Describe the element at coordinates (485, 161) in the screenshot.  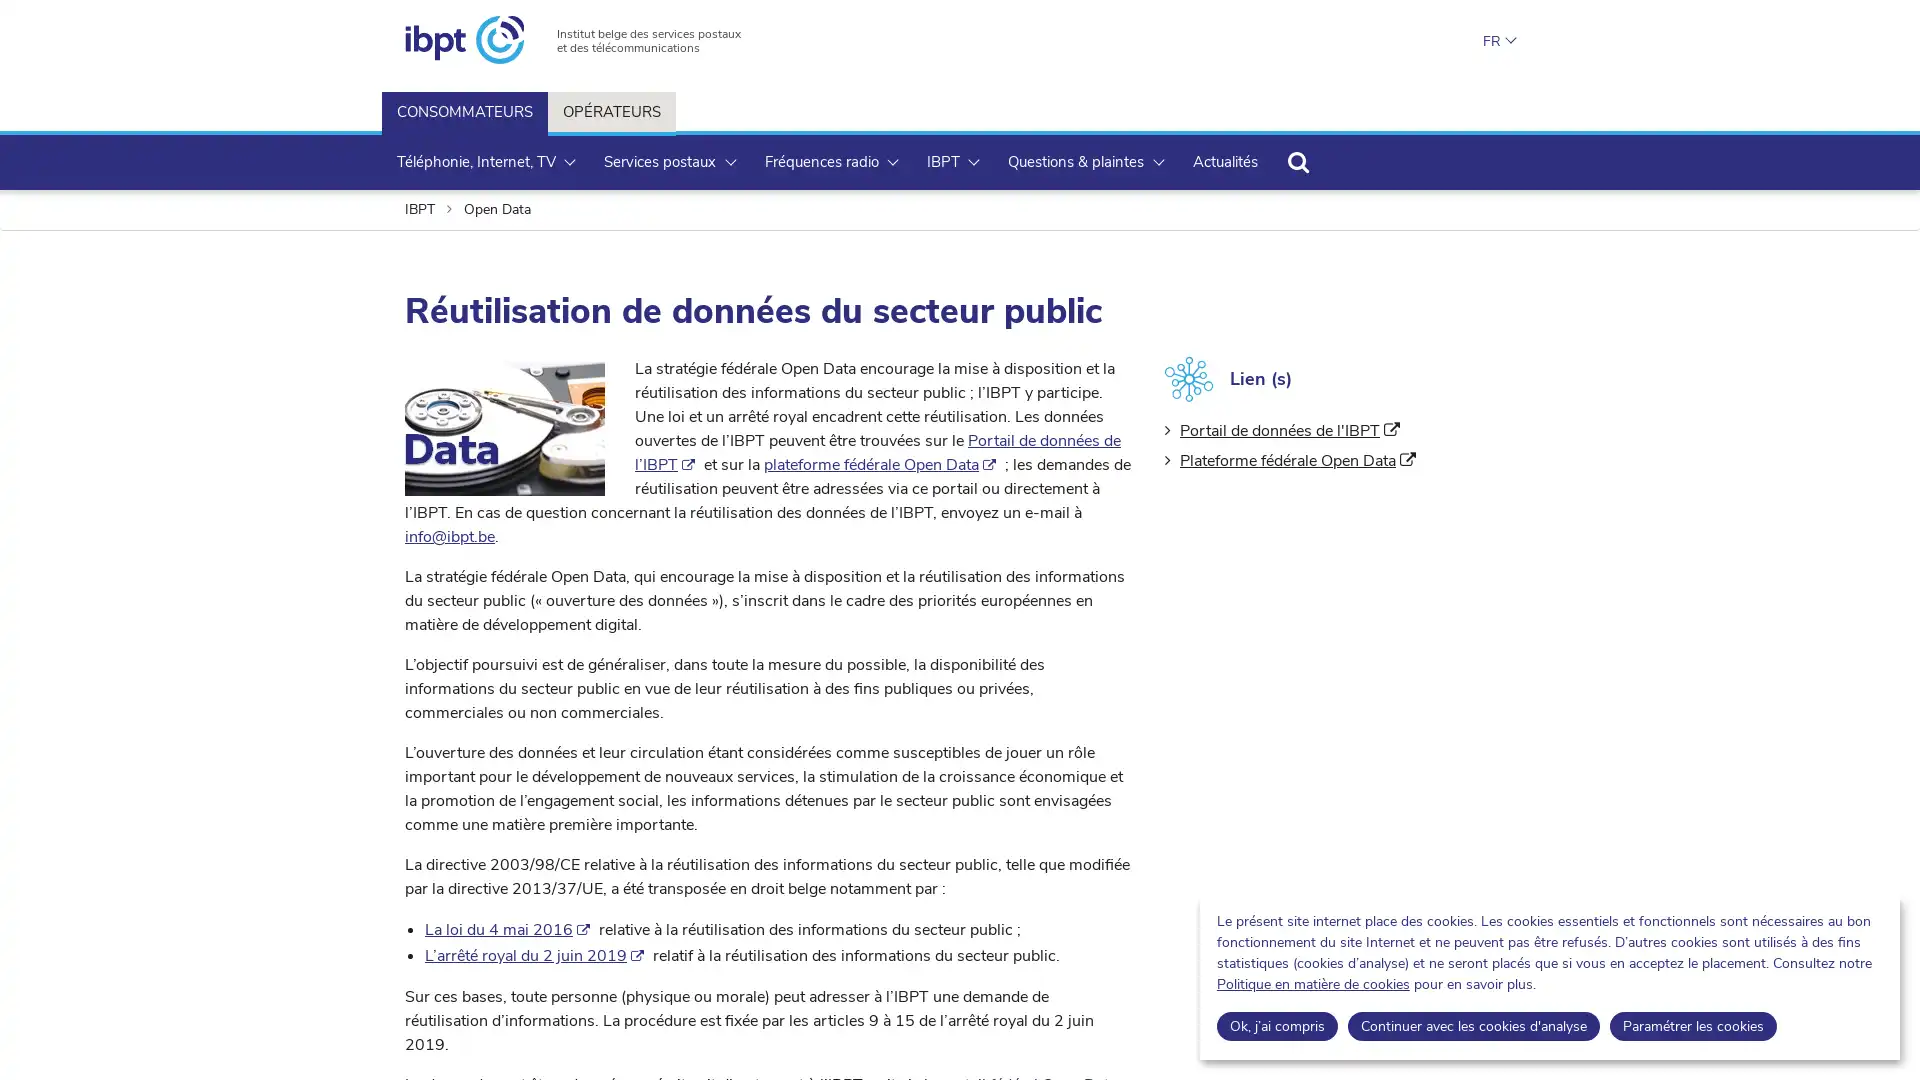
I see `Telephonie, Internet, TV` at that location.